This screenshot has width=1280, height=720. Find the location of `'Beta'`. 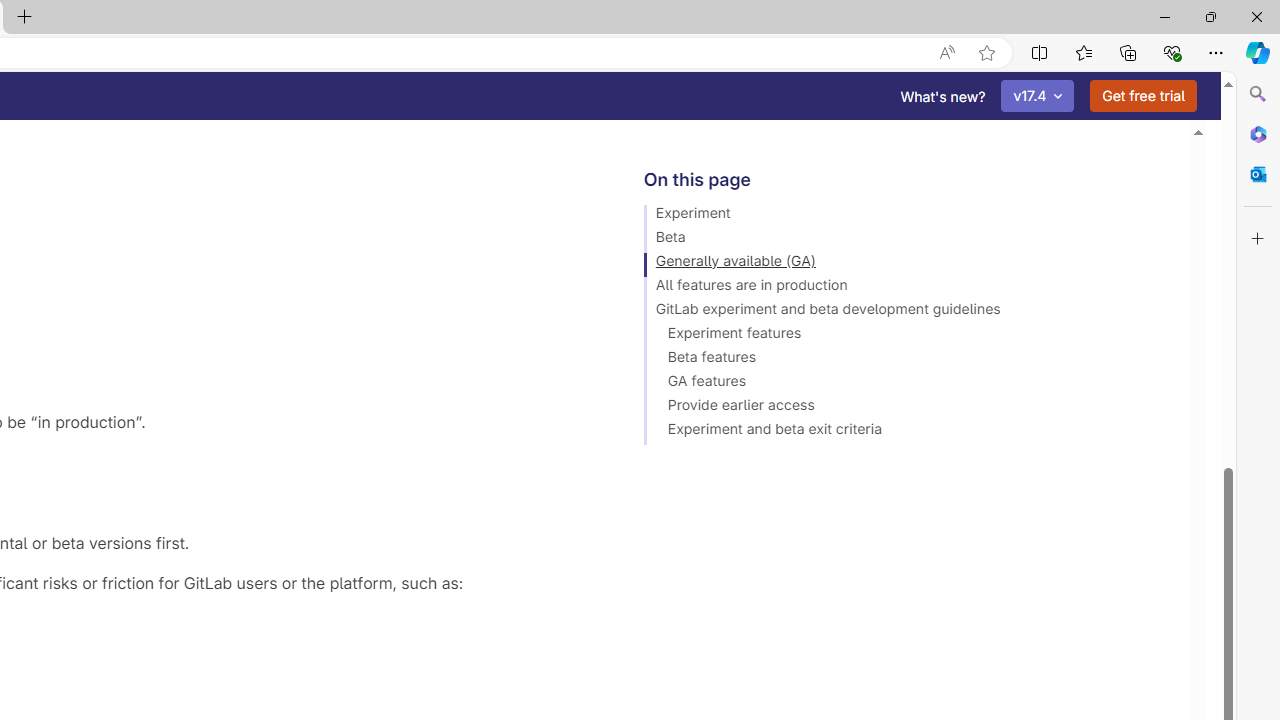

'Beta' is located at coordinates (907, 239).